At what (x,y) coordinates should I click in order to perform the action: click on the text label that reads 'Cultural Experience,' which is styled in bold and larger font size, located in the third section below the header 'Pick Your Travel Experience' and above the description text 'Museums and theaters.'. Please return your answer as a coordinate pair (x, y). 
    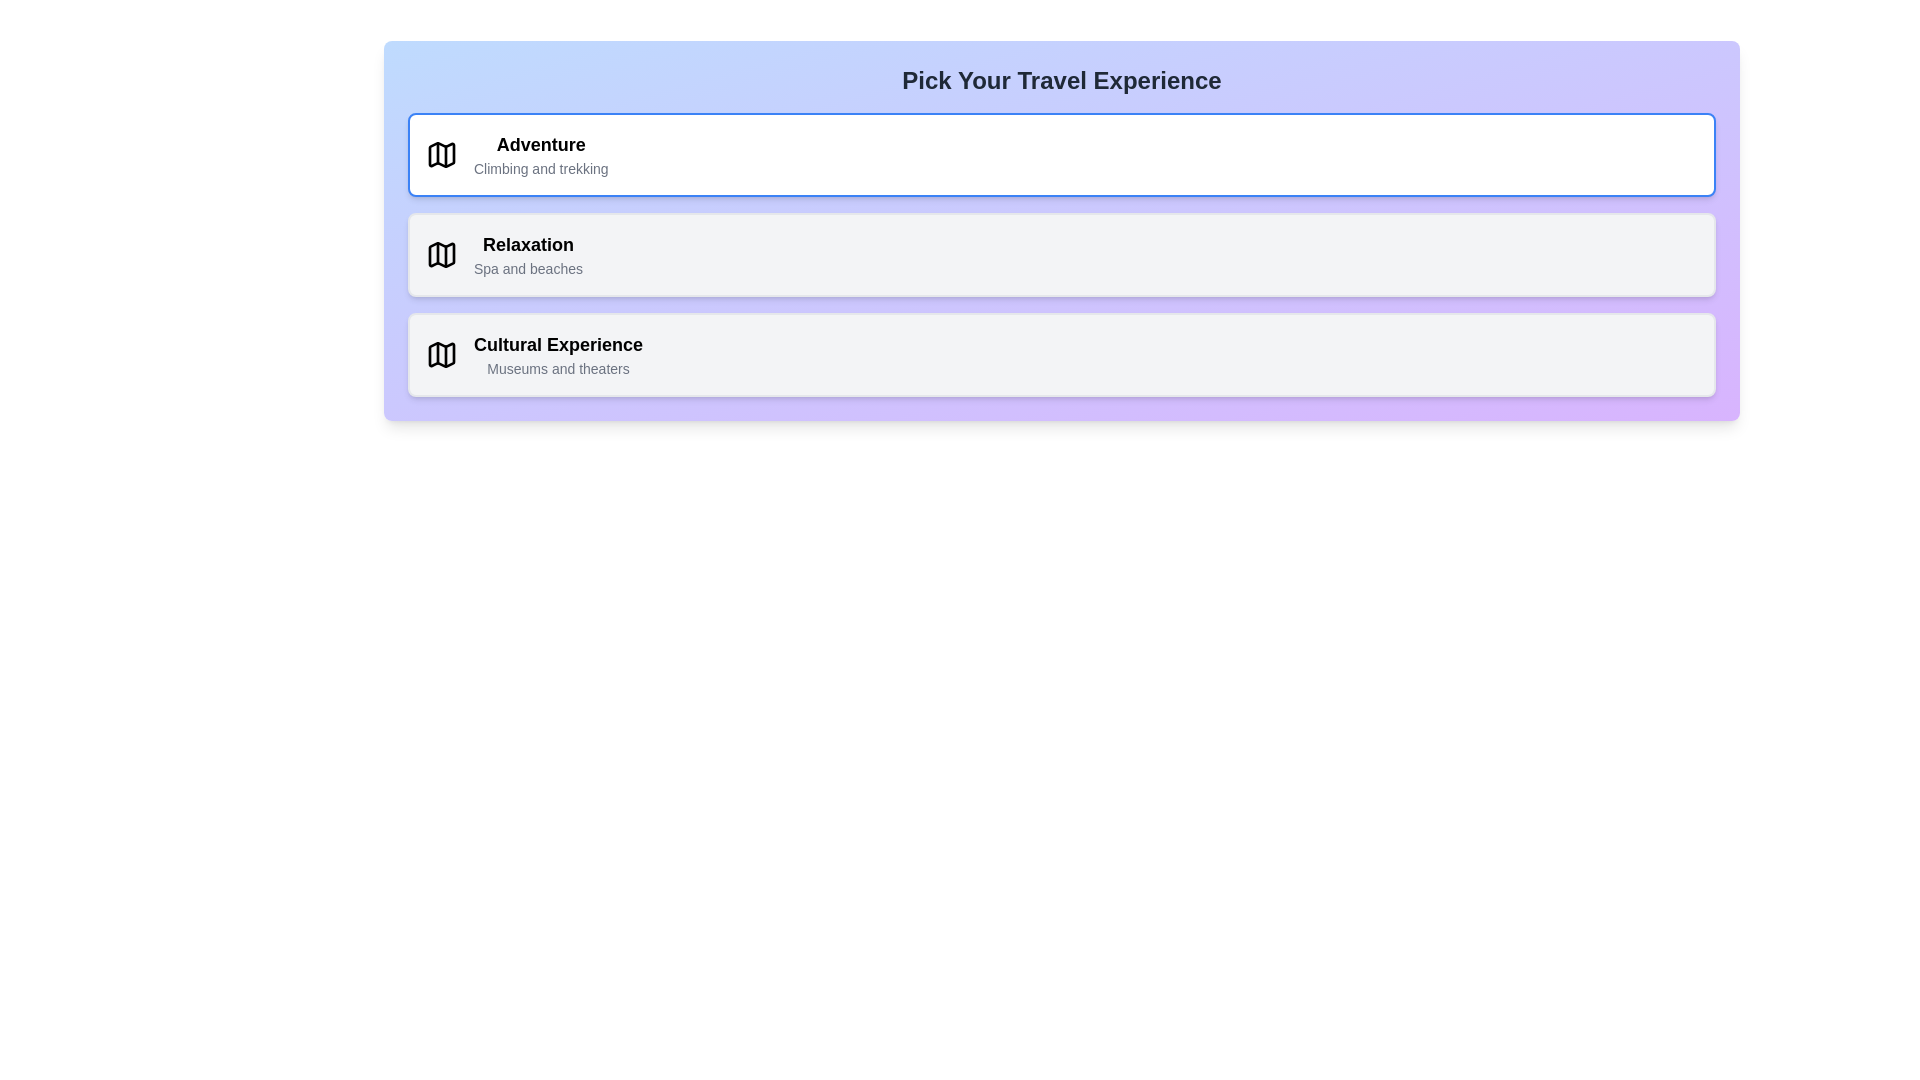
    Looking at the image, I should click on (558, 343).